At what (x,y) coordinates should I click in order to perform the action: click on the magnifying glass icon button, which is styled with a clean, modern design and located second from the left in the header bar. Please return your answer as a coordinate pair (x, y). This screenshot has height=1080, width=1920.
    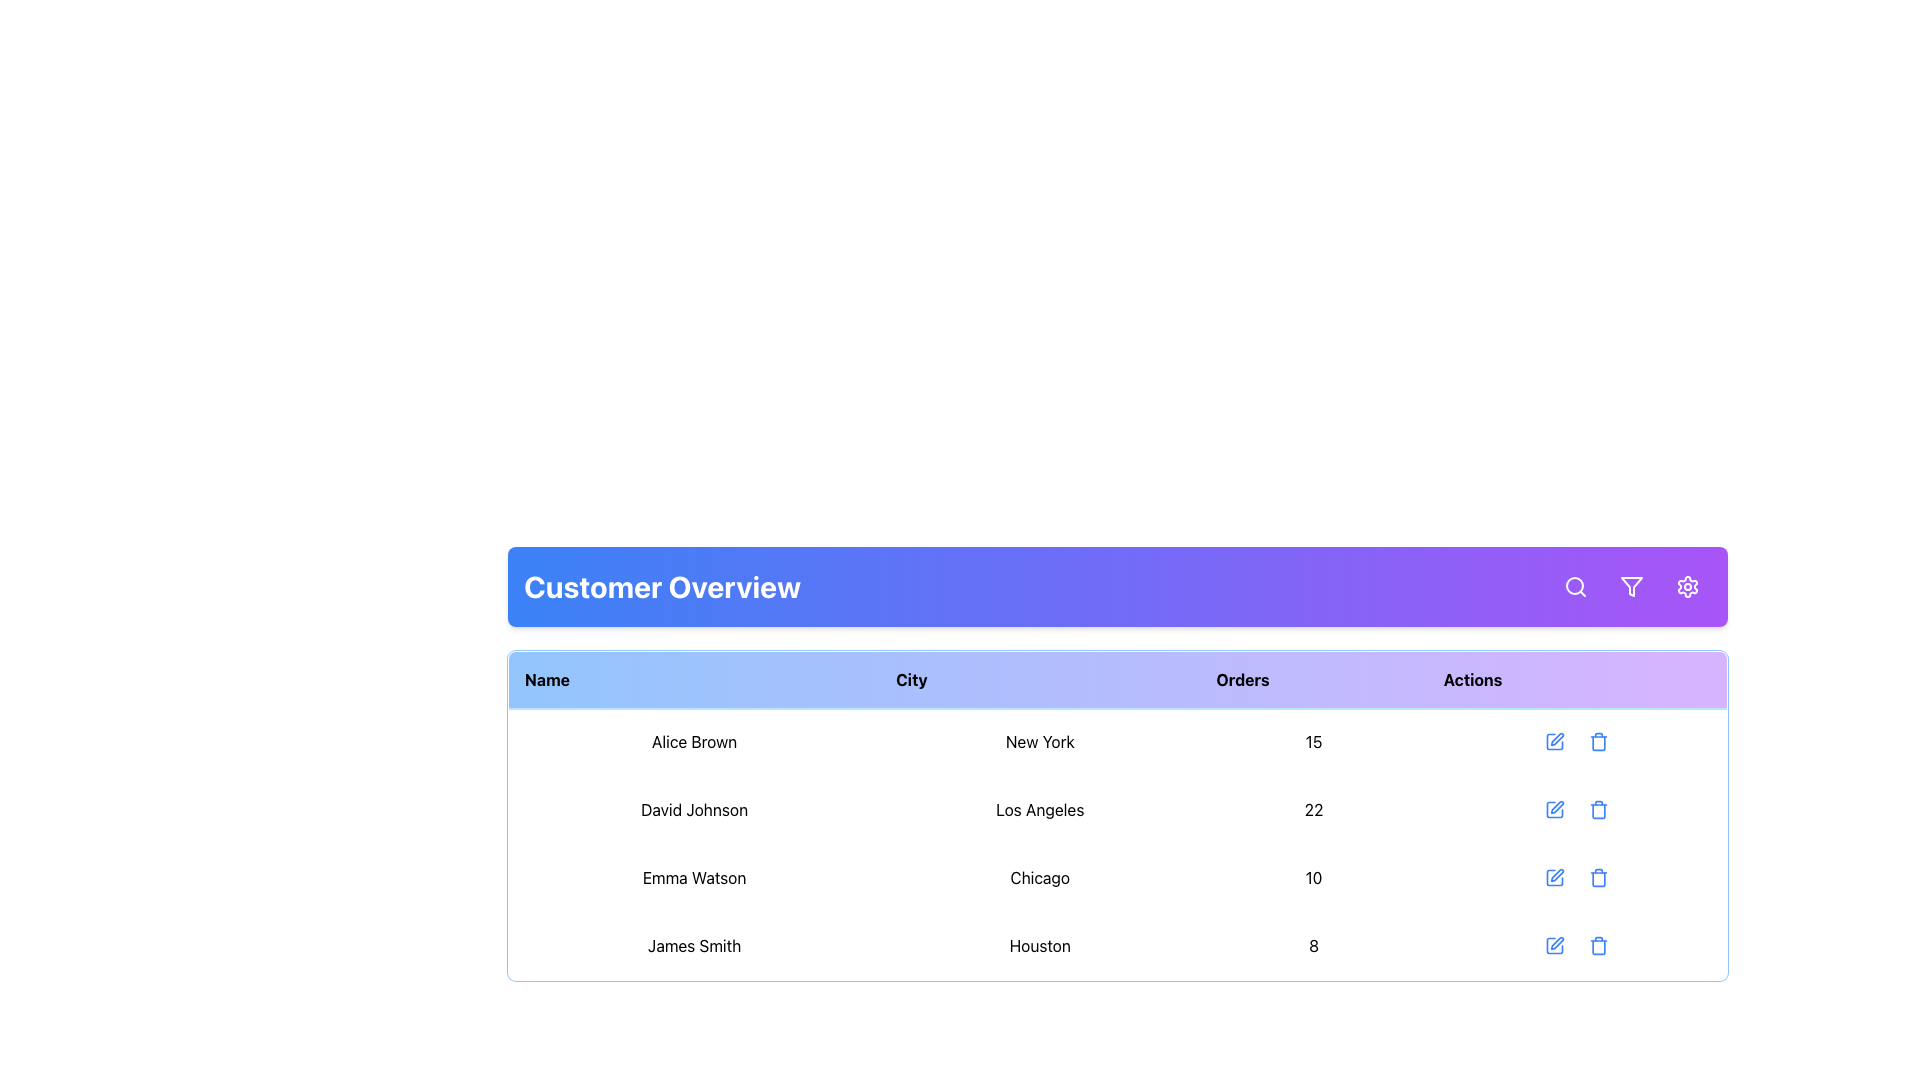
    Looking at the image, I should click on (1574, 585).